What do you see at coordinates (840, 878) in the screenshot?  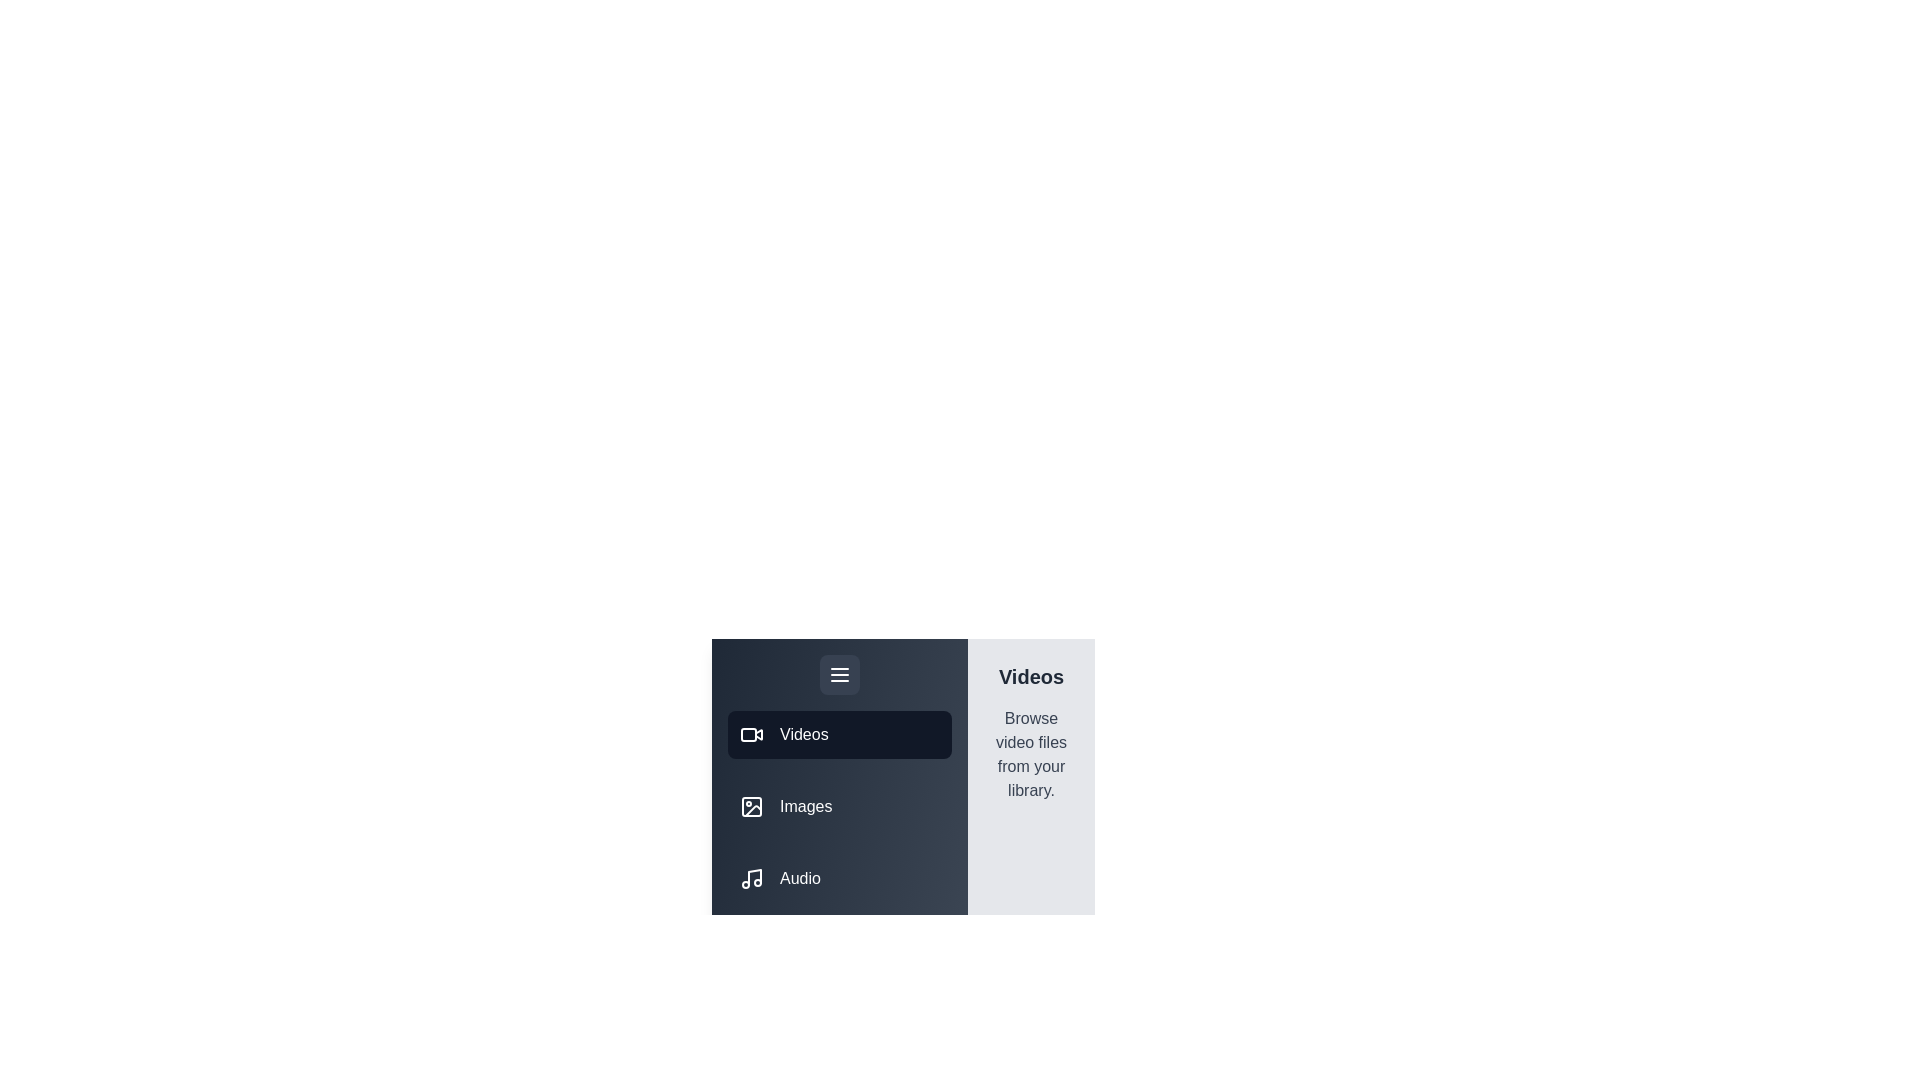 I see `the media type Audio from the drawer` at bounding box center [840, 878].